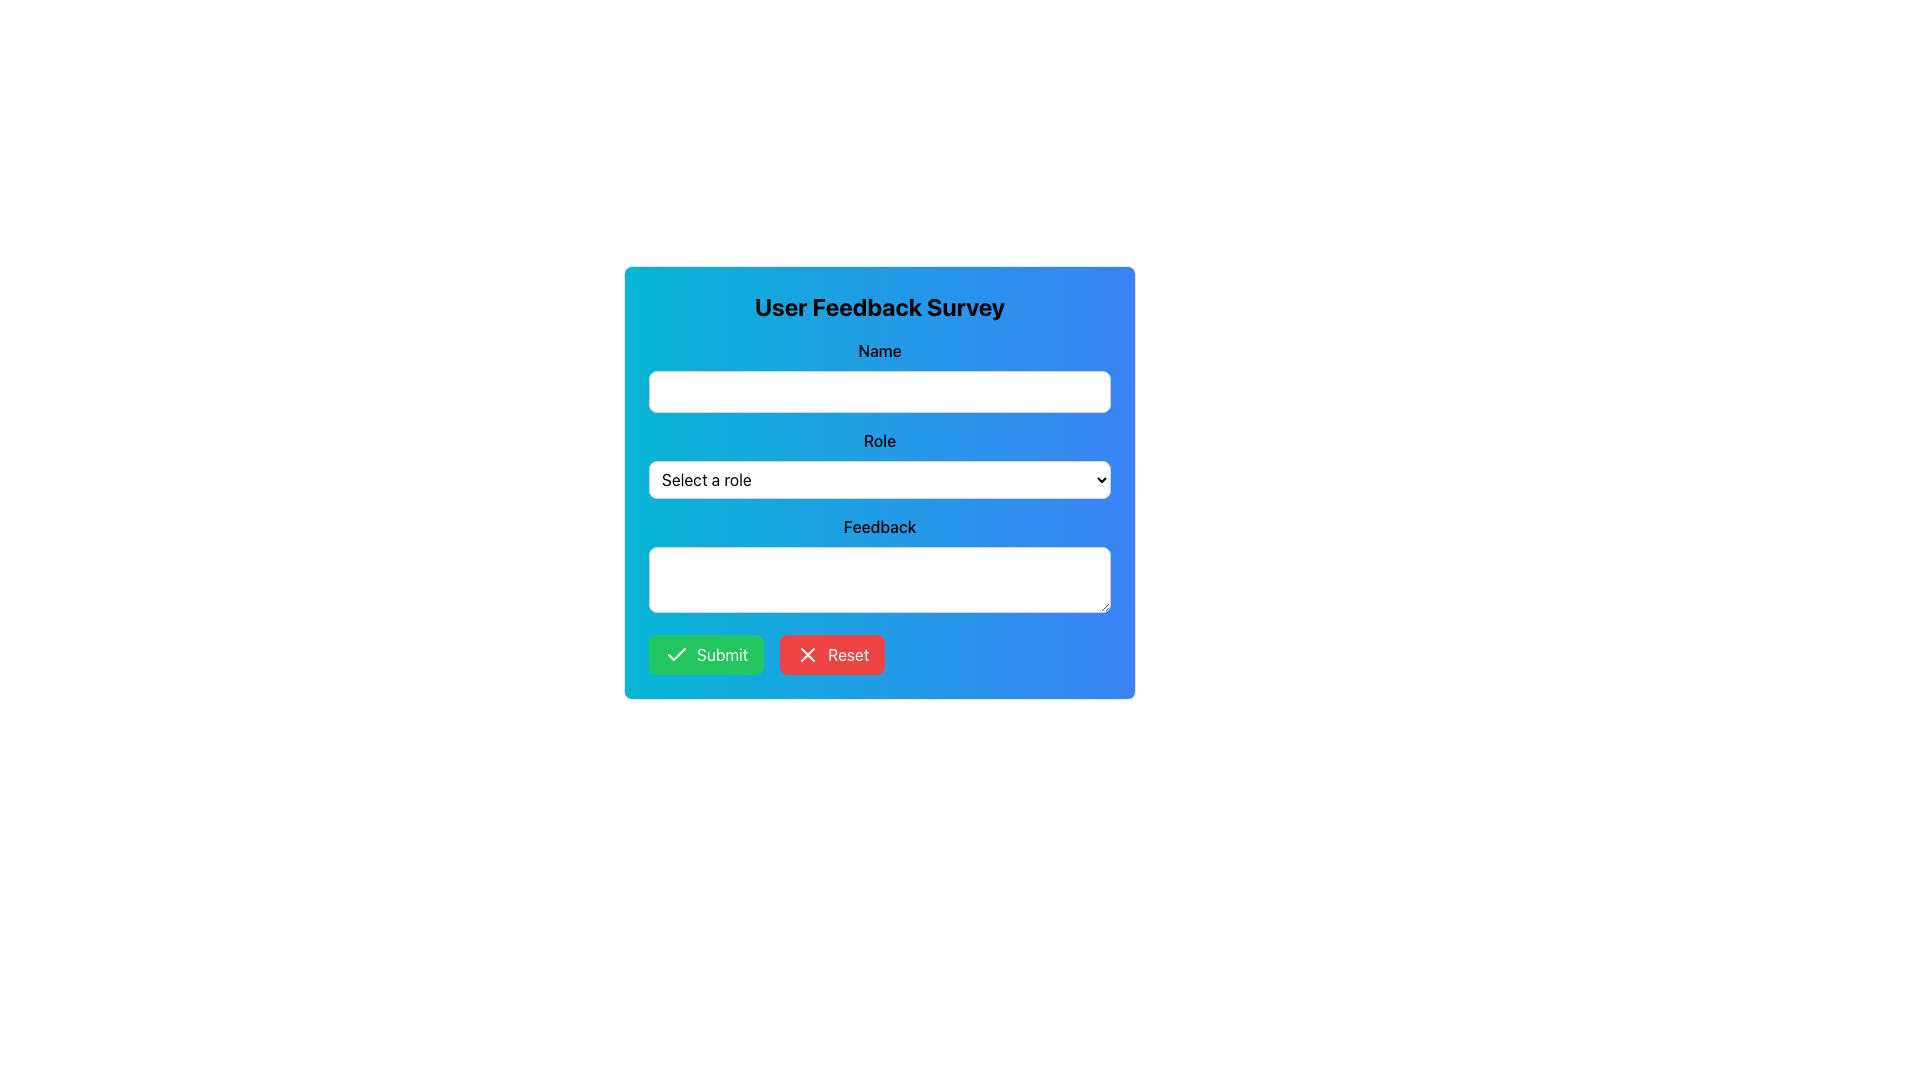 The height and width of the screenshot is (1080, 1920). What do you see at coordinates (879, 526) in the screenshot?
I see `the 'Feedback' text label, which is a medium-weighted font text element located above the input field in the user feedback survey section` at bounding box center [879, 526].